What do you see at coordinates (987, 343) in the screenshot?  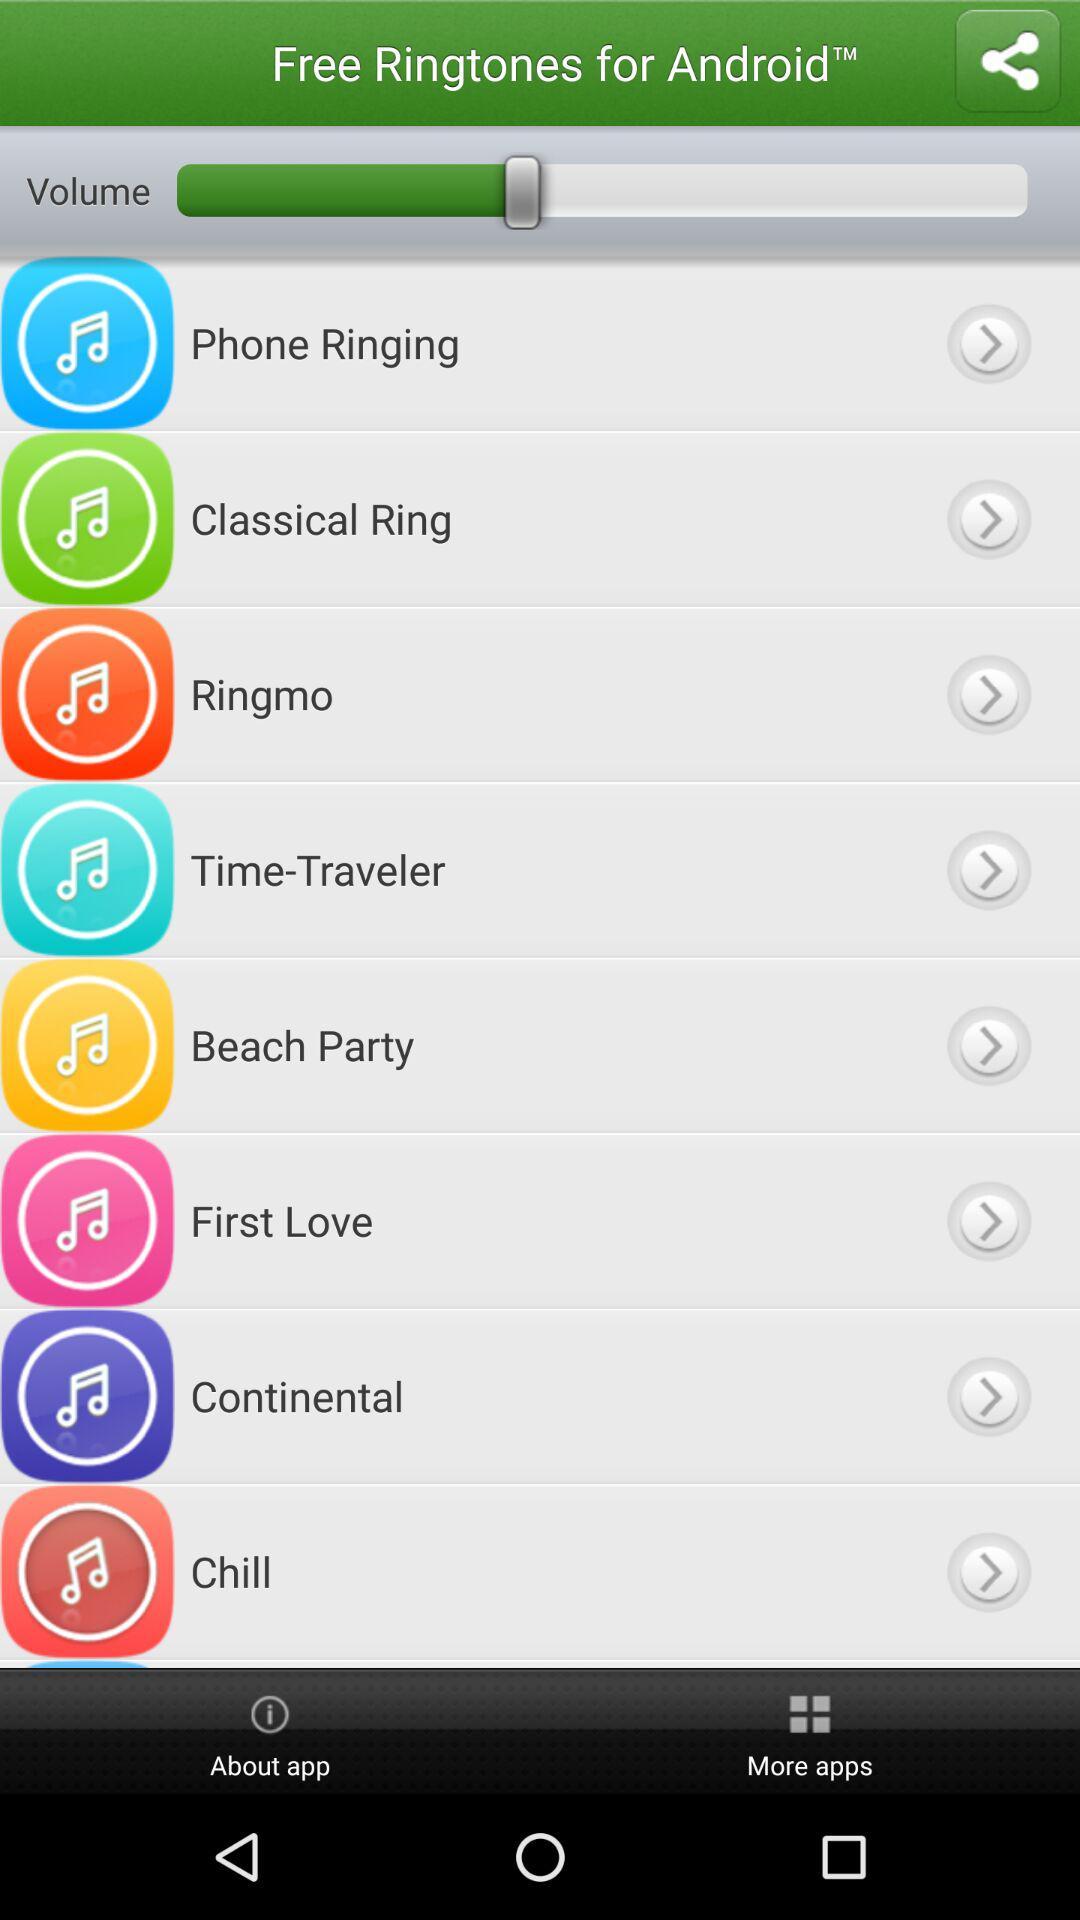 I see `'phone ringing subtype` at bounding box center [987, 343].